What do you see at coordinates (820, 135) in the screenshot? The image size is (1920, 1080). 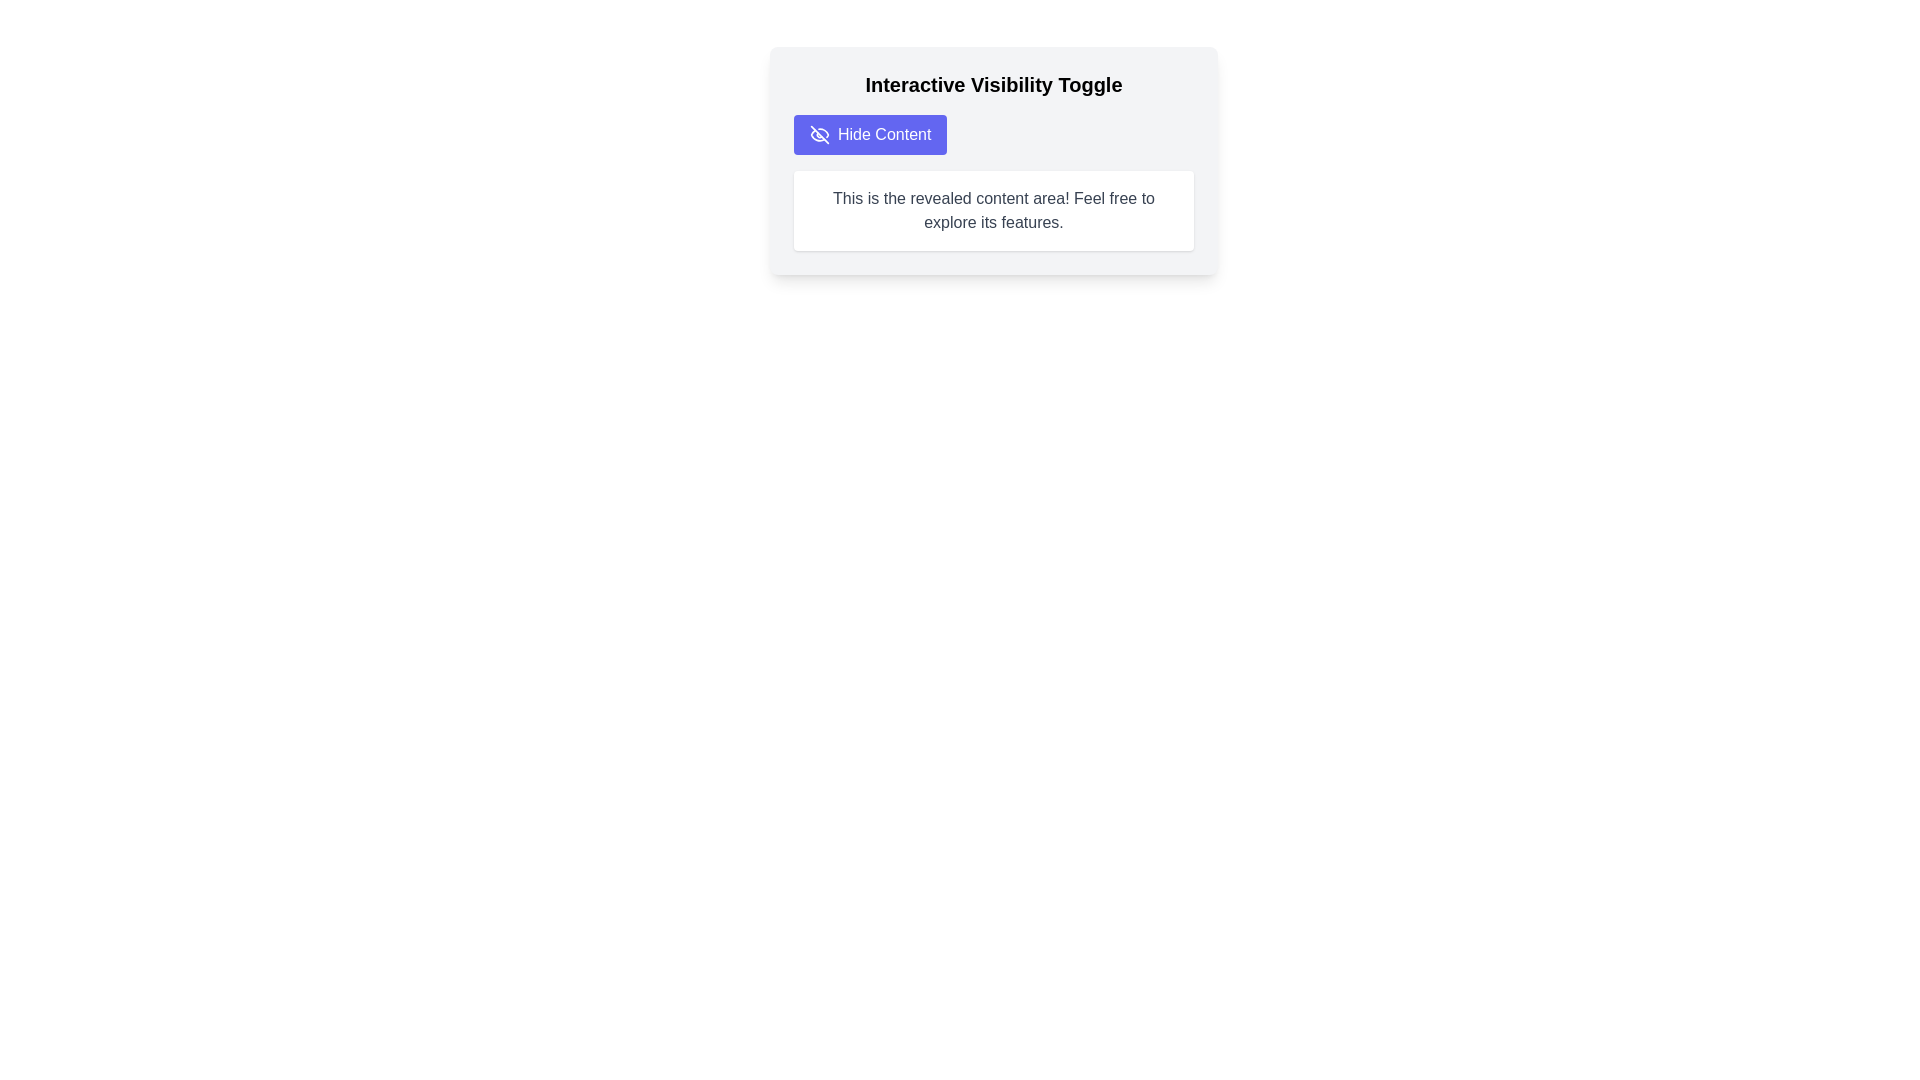 I see `the 'hide' icon located within the 'Hide Content' button` at bounding box center [820, 135].